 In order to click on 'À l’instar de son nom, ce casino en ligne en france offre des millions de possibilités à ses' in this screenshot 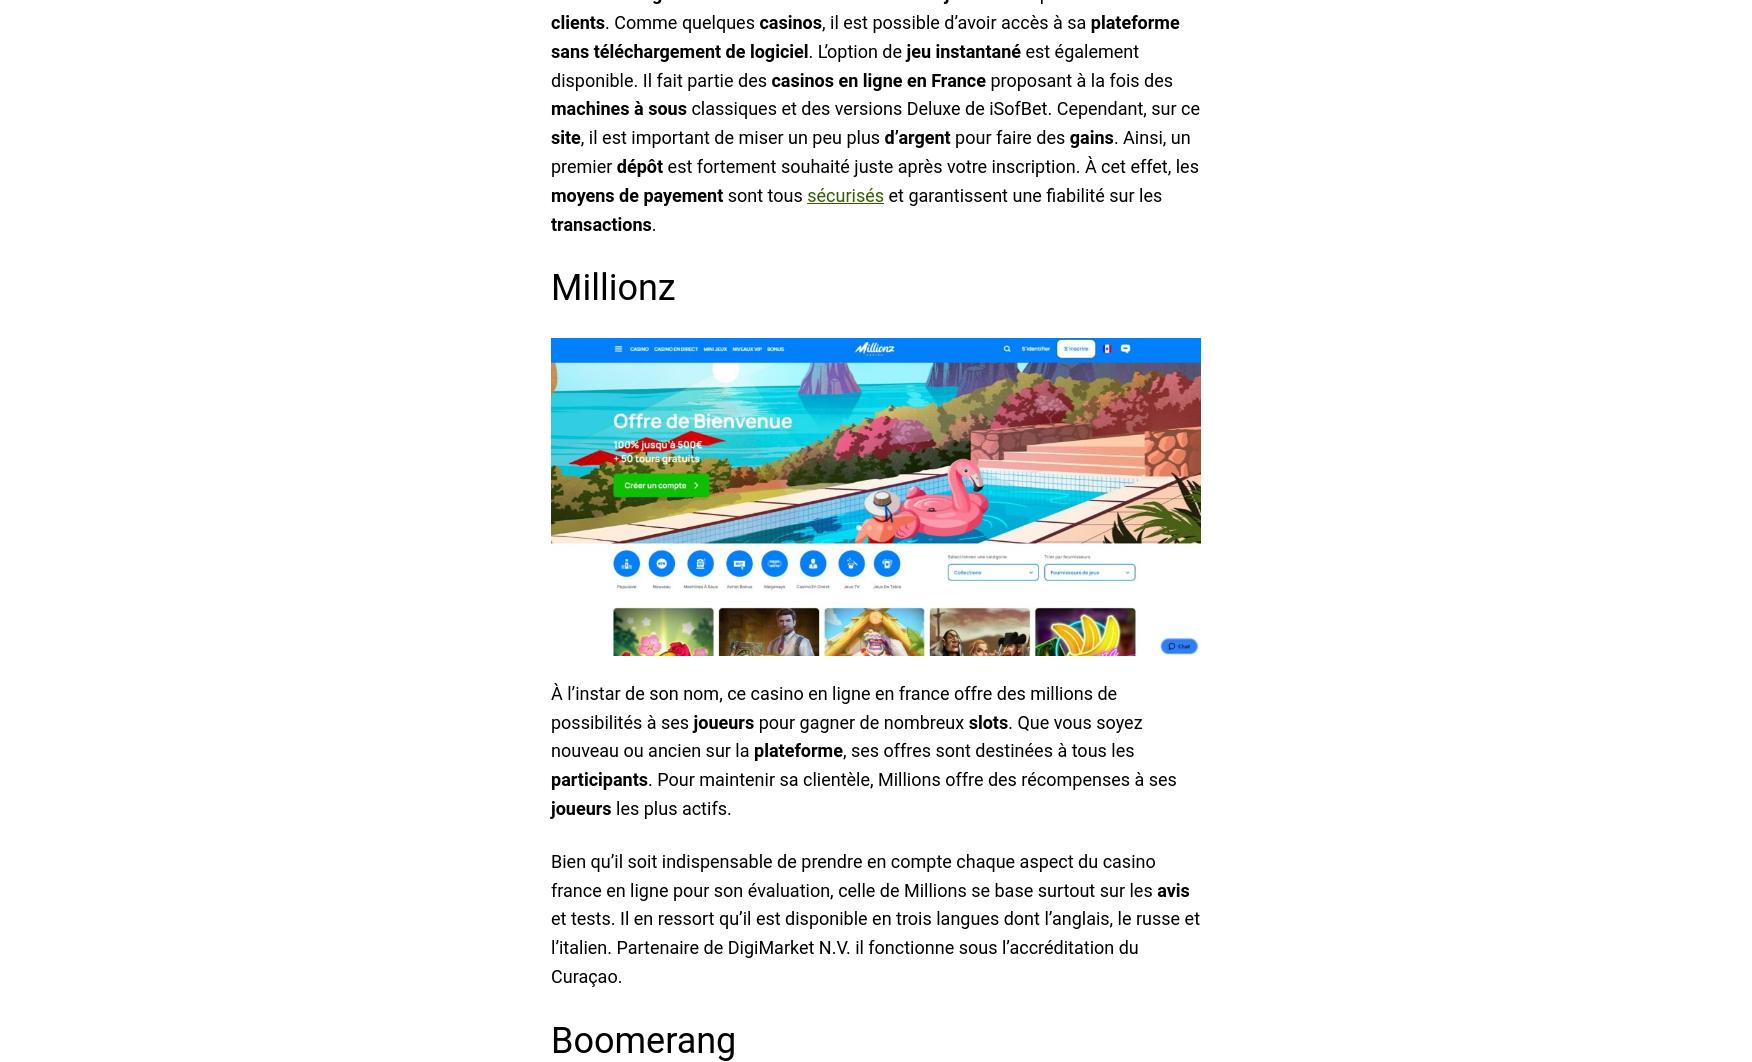, I will do `click(832, 706)`.